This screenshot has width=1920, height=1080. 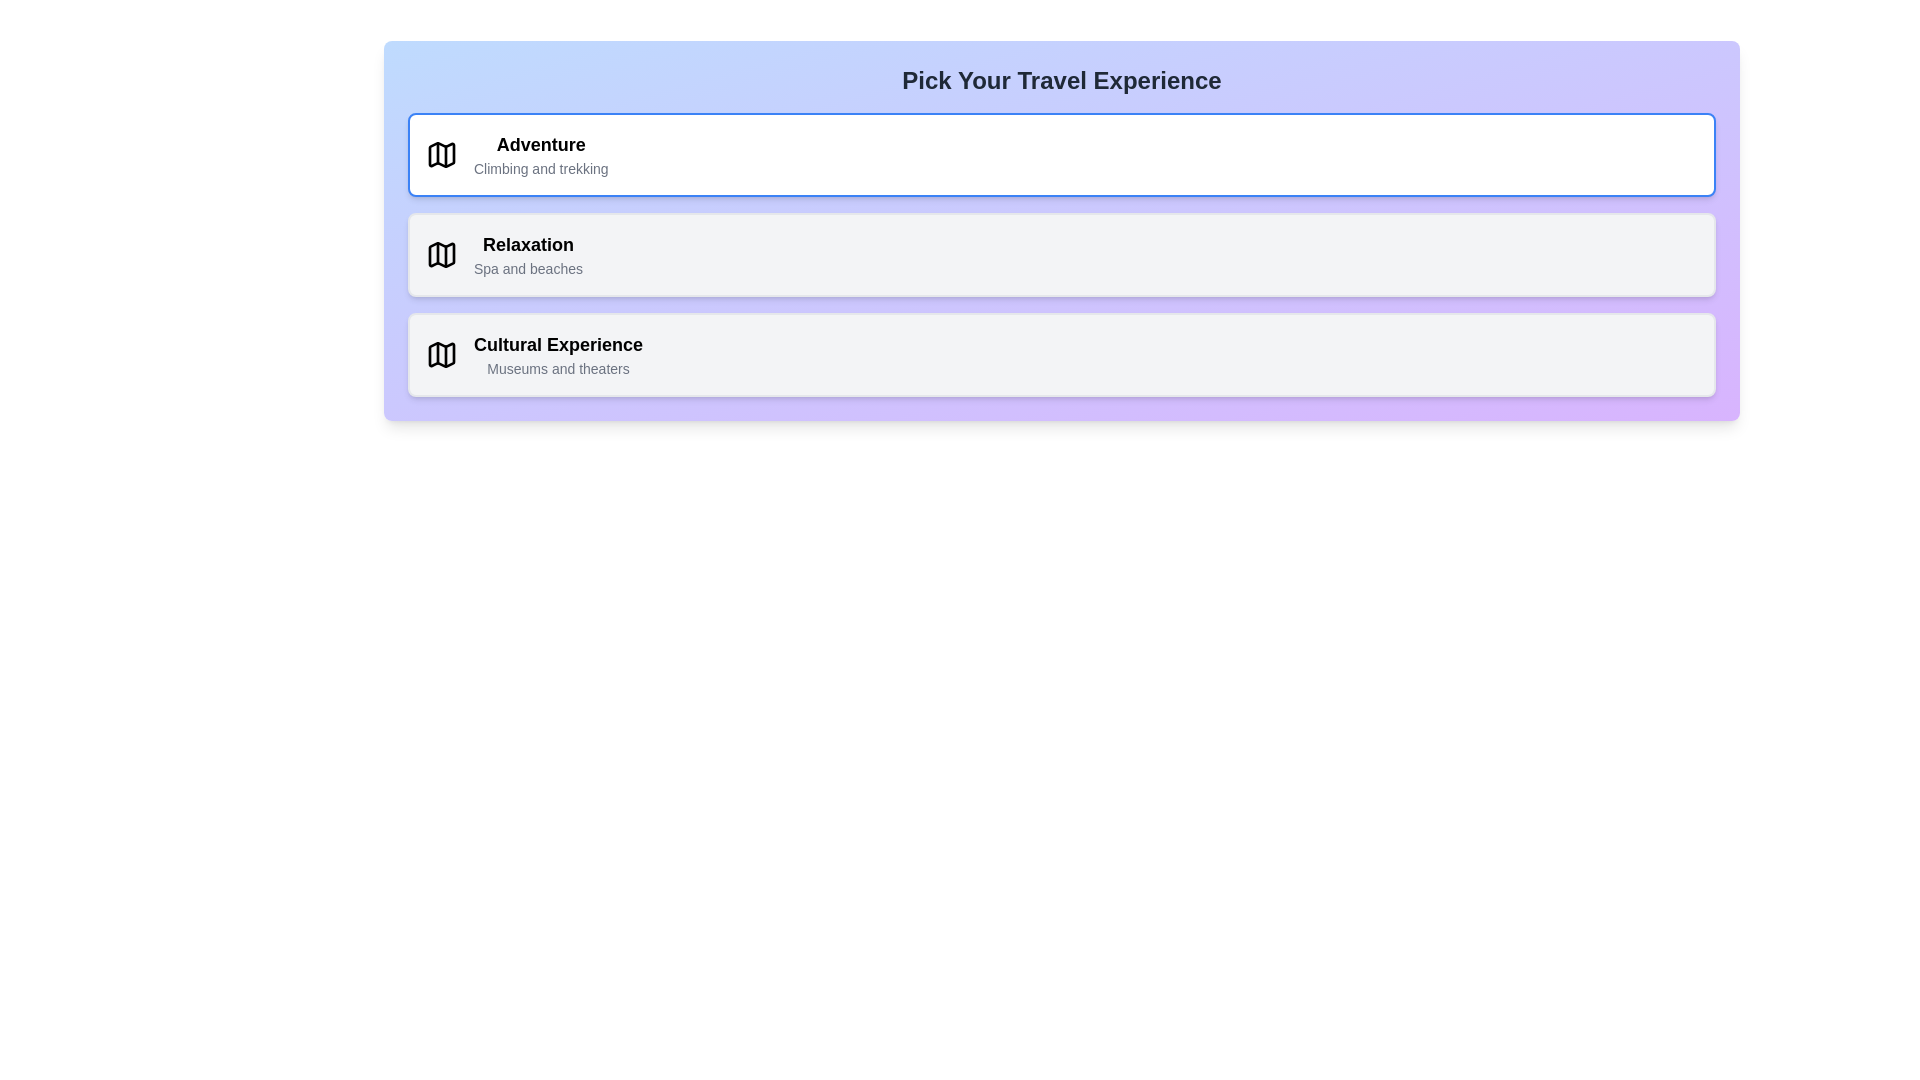 I want to click on the text label reading 'Spa and beaches', which is styled with a small font size and gray color, located directly below the 'Relaxation' label in the second card of the three-card layout, so click(x=528, y=268).